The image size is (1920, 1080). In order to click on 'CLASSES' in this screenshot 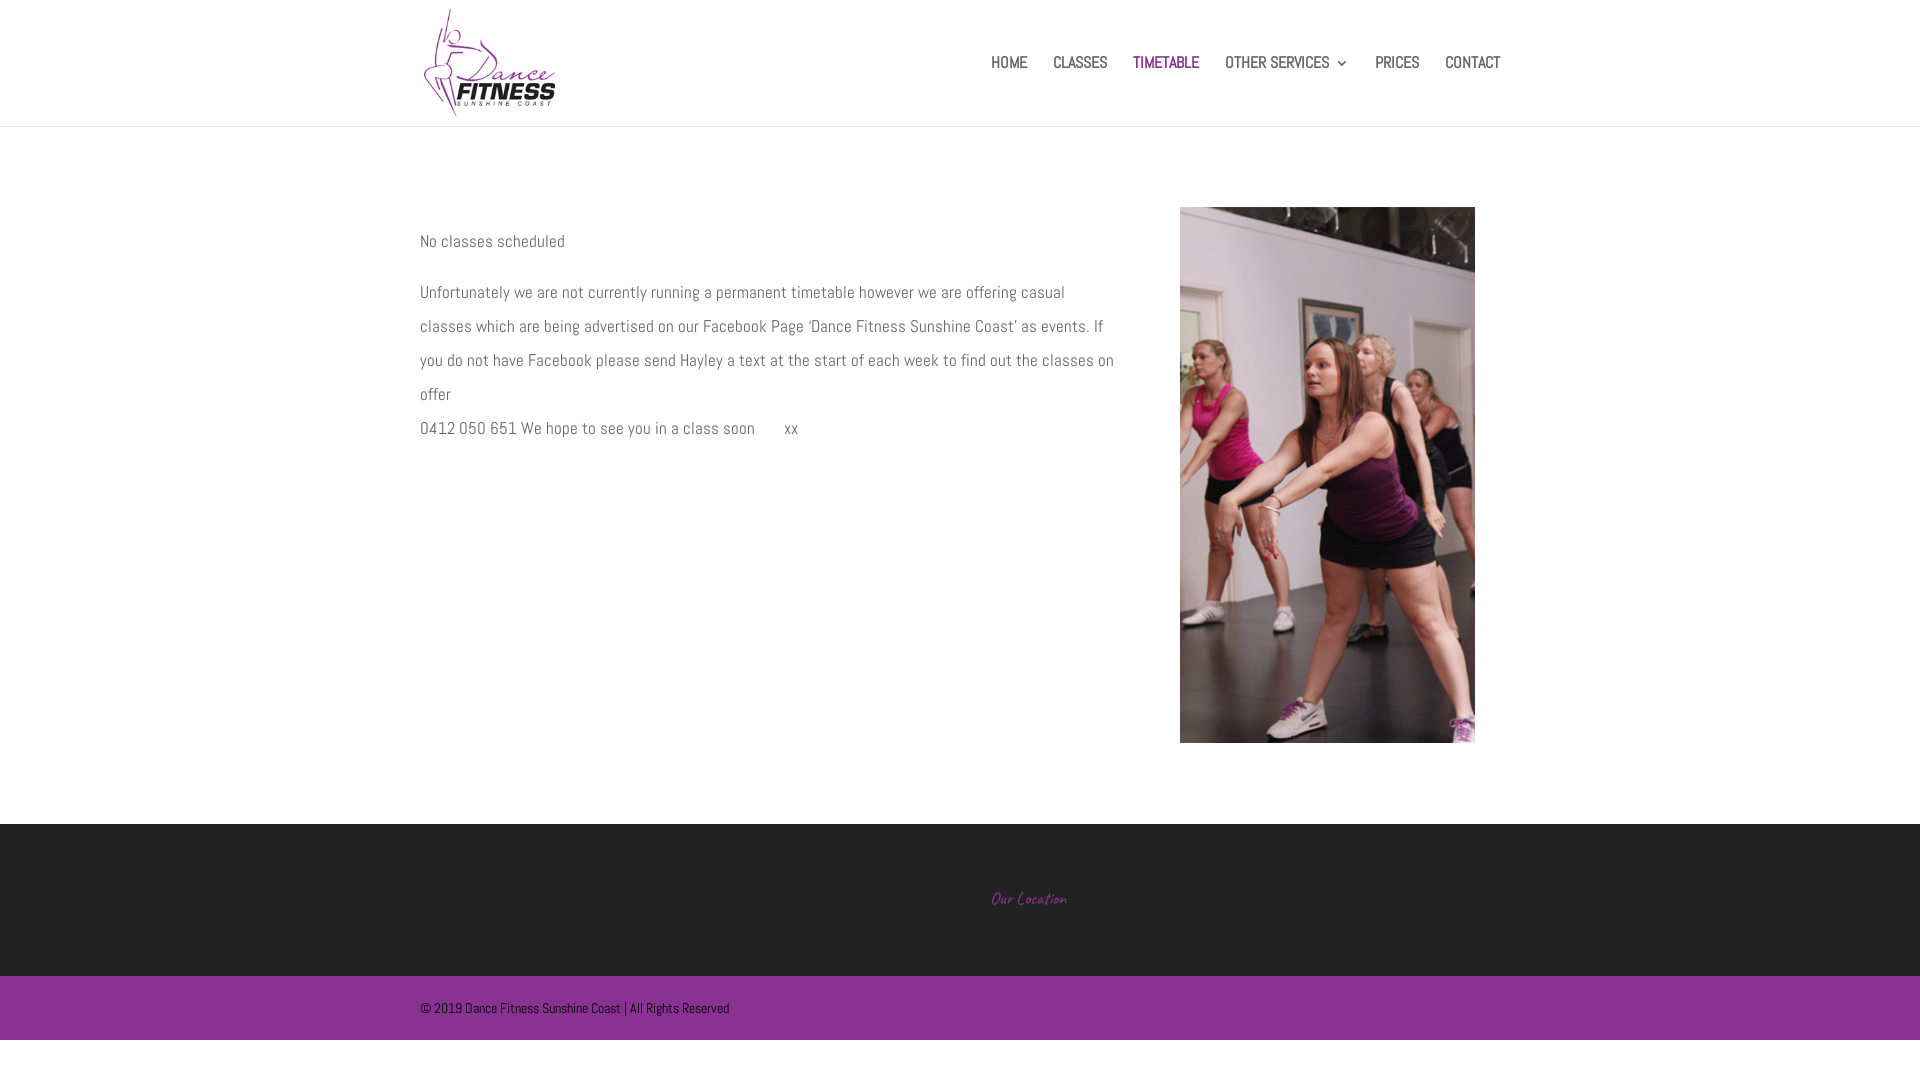, I will do `click(1051, 91)`.